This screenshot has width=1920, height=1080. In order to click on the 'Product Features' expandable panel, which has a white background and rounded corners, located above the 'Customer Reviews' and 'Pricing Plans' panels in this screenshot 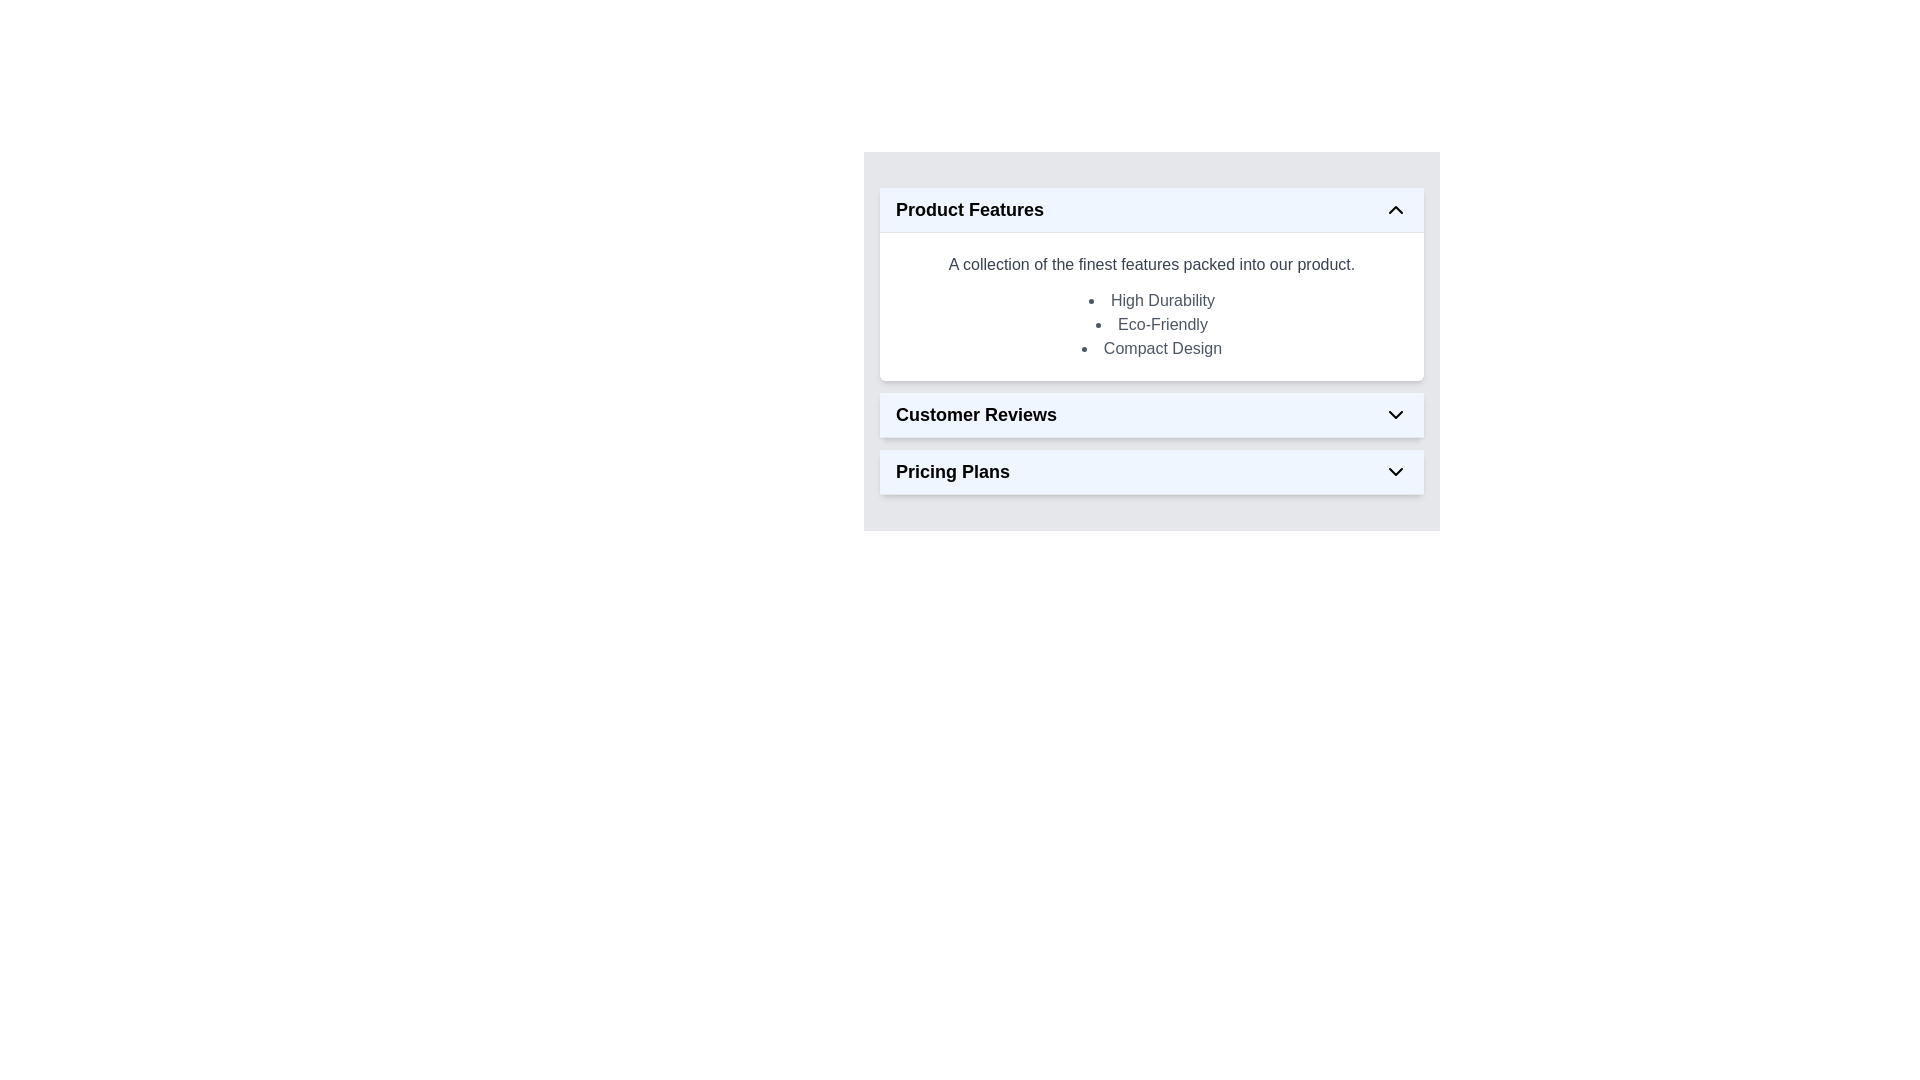, I will do `click(1152, 284)`.